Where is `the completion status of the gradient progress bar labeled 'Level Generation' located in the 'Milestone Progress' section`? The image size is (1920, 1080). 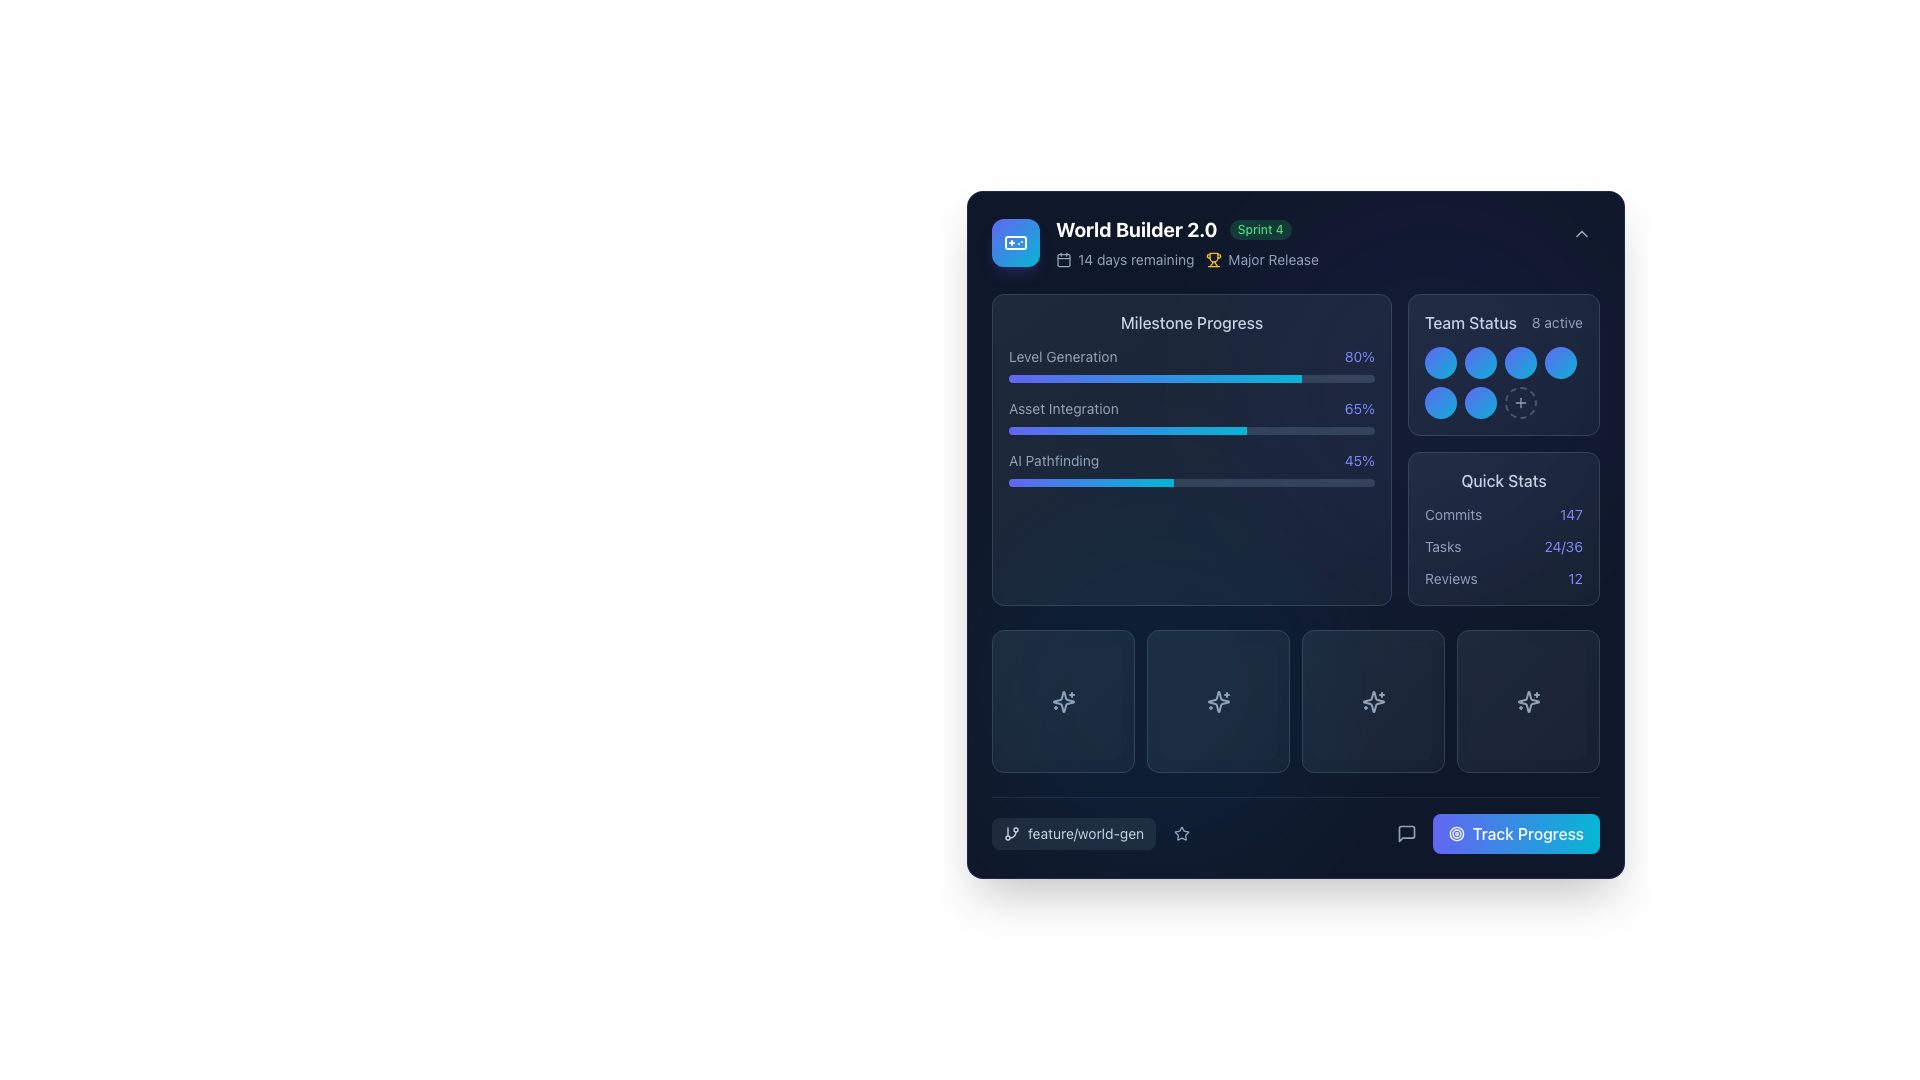
the completion status of the gradient progress bar labeled 'Level Generation' located in the 'Milestone Progress' section is located at coordinates (1155, 378).